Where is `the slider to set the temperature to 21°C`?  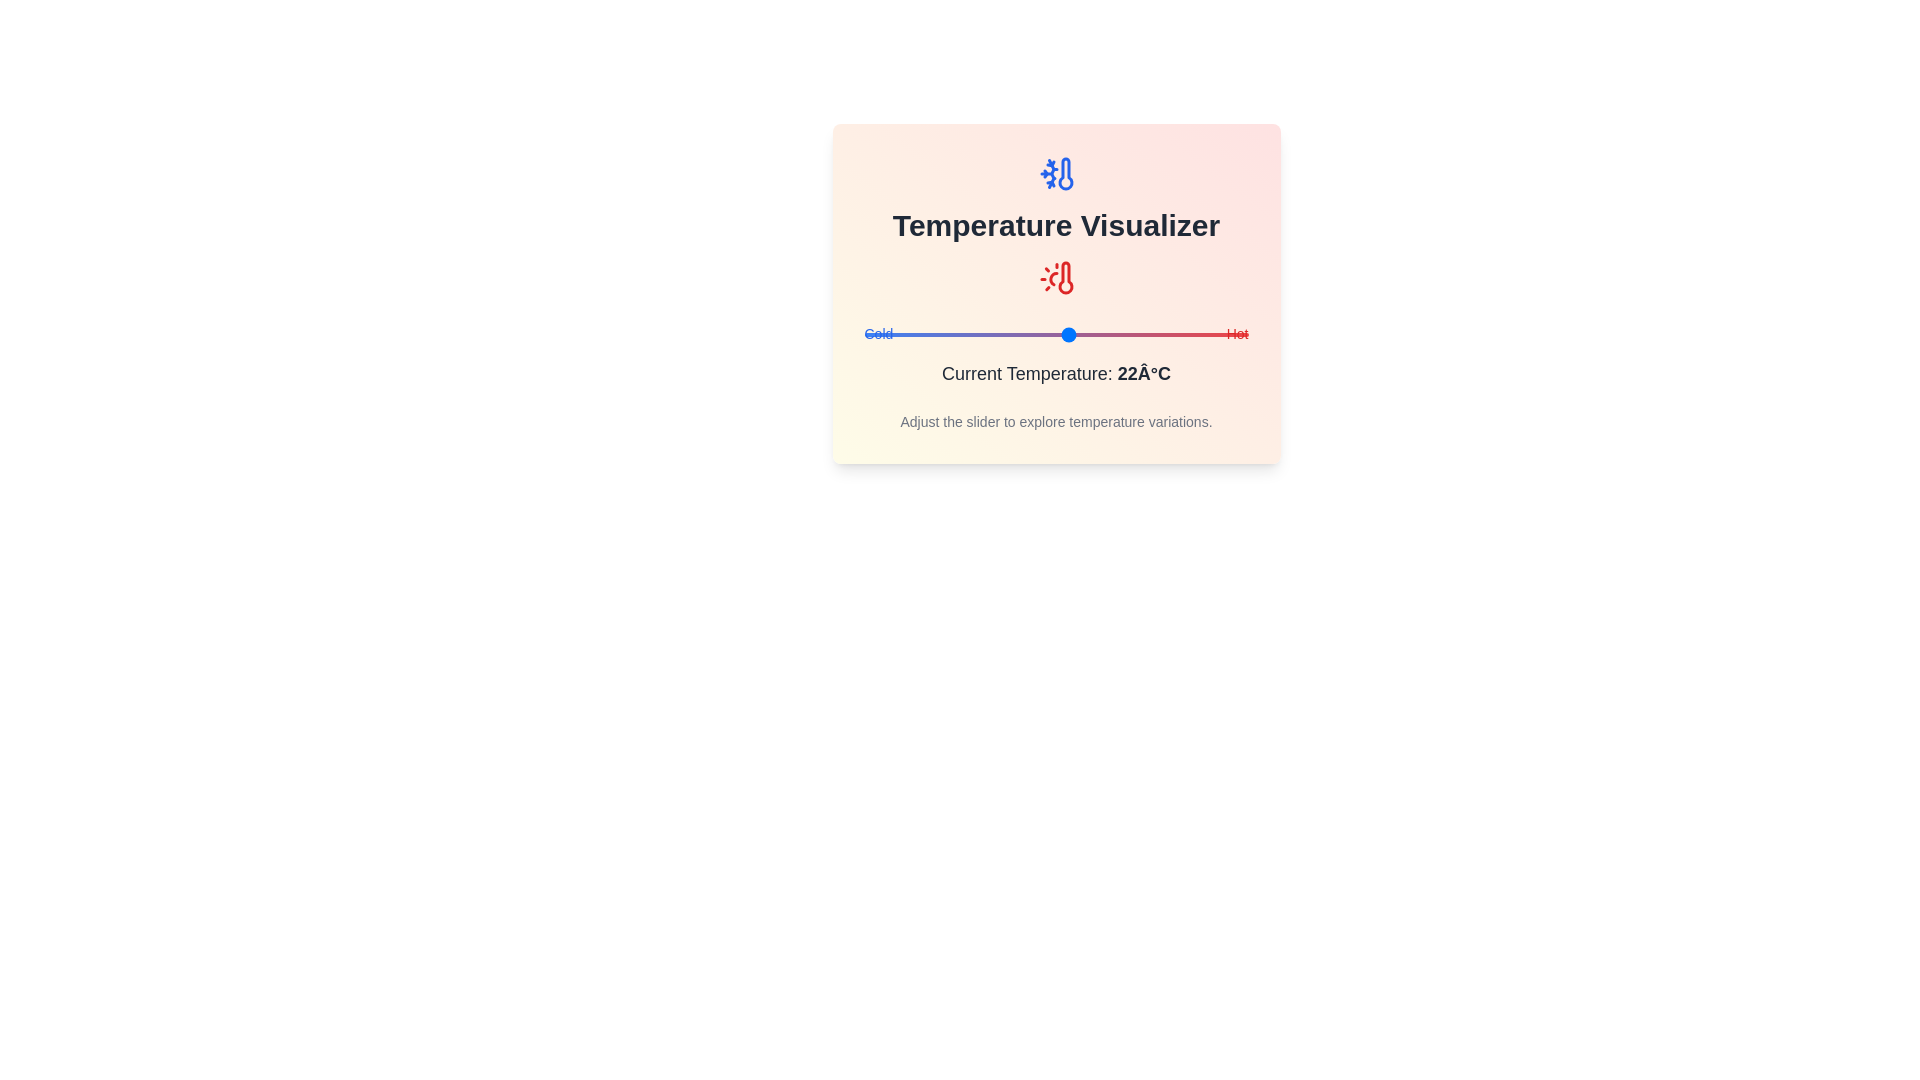 the slider to set the temperature to 21°C is located at coordinates (1061, 334).